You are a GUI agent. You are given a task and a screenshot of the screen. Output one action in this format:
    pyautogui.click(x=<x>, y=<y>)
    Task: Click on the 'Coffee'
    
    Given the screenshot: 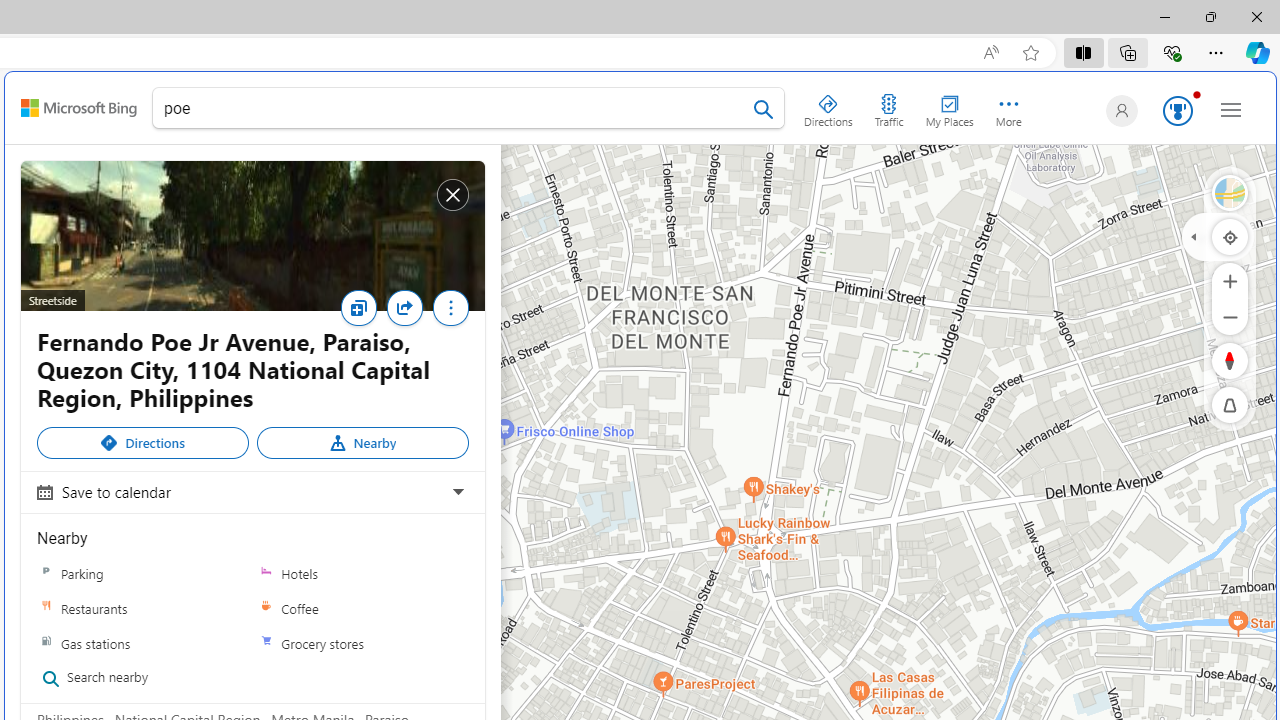 What is the action you would take?
    pyautogui.click(x=265, y=608)
    